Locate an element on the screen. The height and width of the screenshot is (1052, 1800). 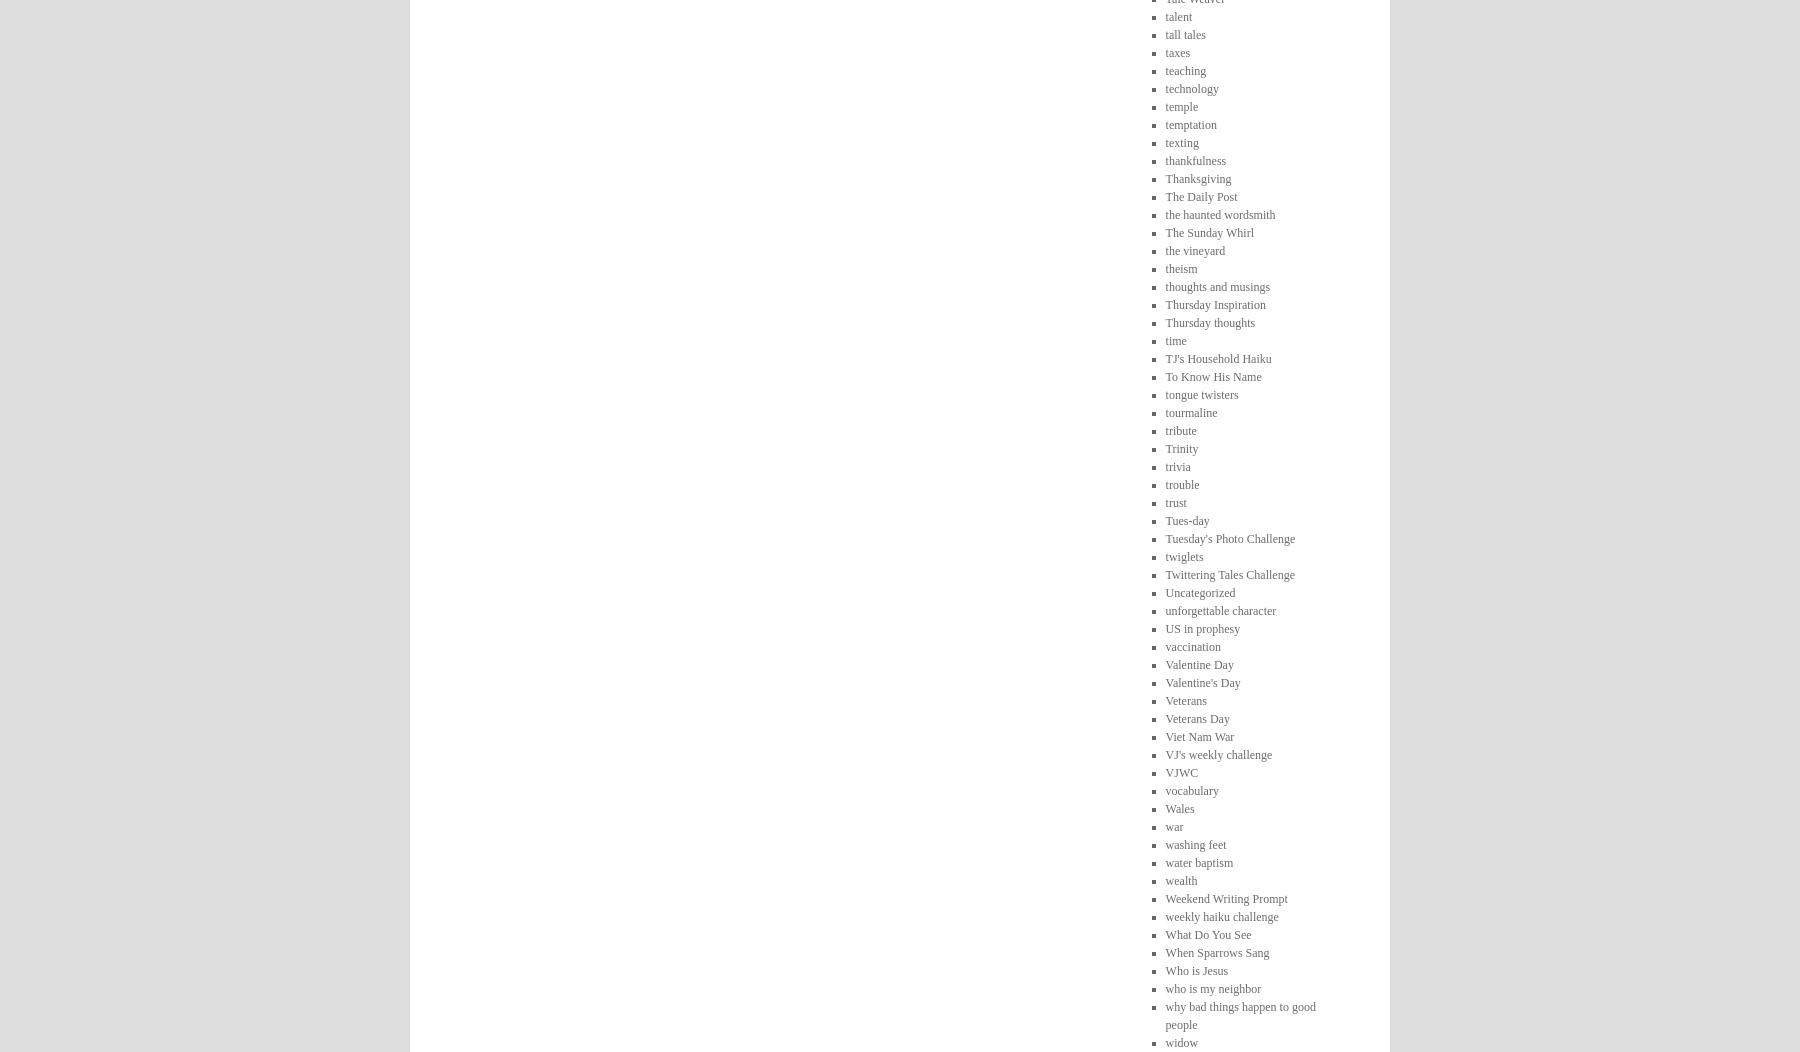
'washing feet' is located at coordinates (1194, 843).